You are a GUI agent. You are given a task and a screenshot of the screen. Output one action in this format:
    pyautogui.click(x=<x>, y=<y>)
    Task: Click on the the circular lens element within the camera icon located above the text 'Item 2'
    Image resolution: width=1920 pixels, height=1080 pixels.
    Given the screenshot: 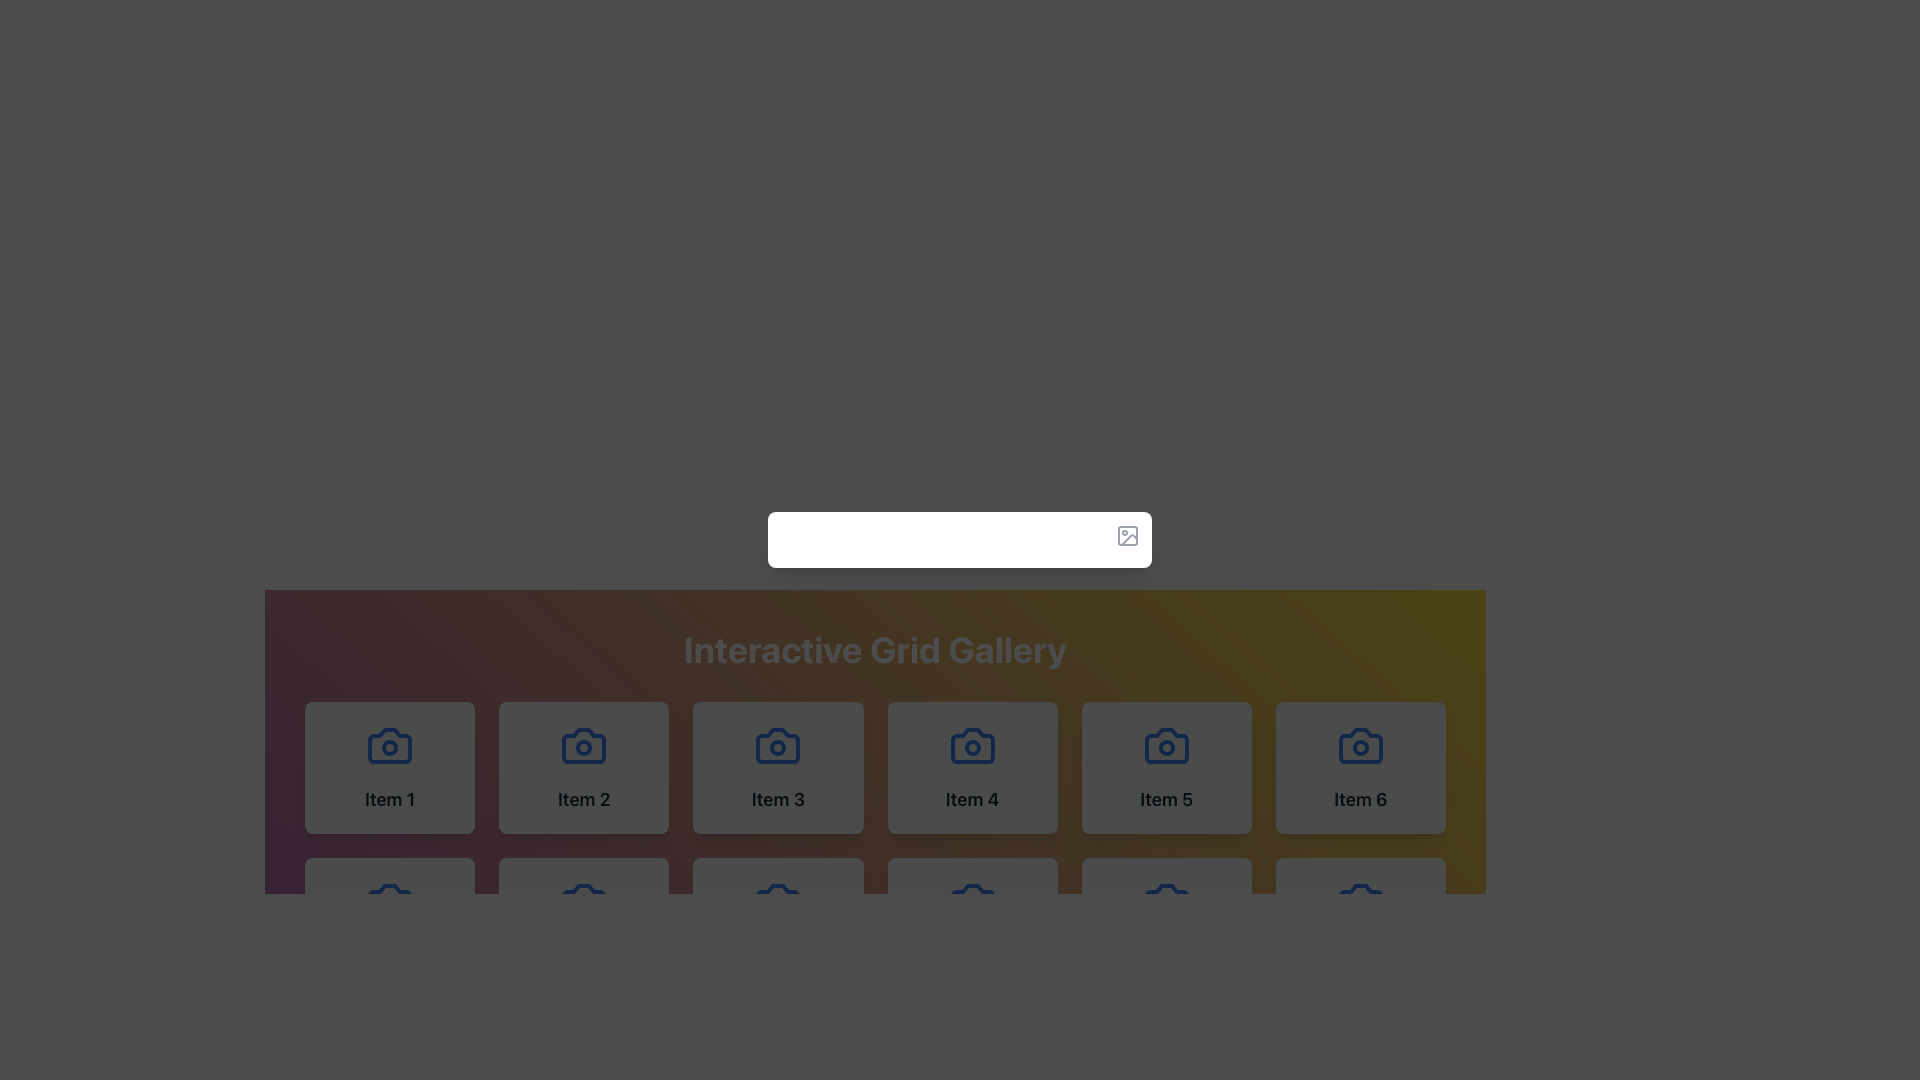 What is the action you would take?
    pyautogui.click(x=583, y=748)
    